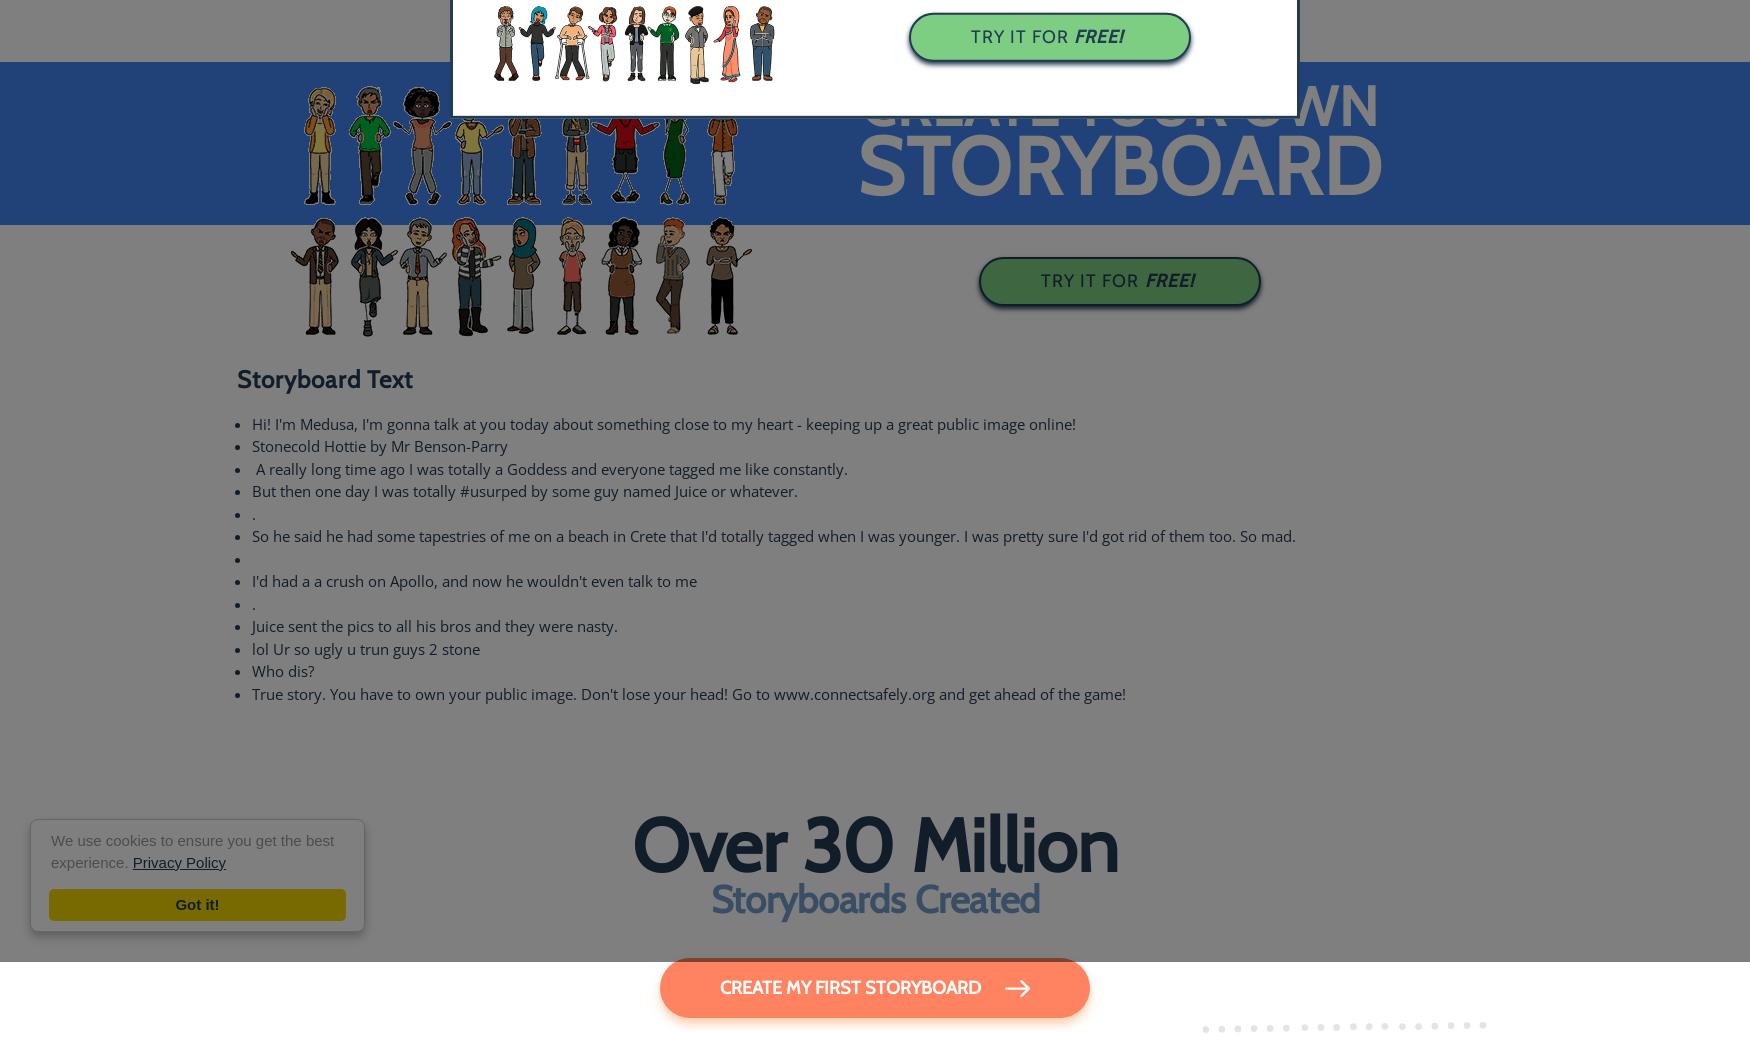 The width and height of the screenshot is (1750, 1038). What do you see at coordinates (281, 669) in the screenshot?
I see `'Who dis?'` at bounding box center [281, 669].